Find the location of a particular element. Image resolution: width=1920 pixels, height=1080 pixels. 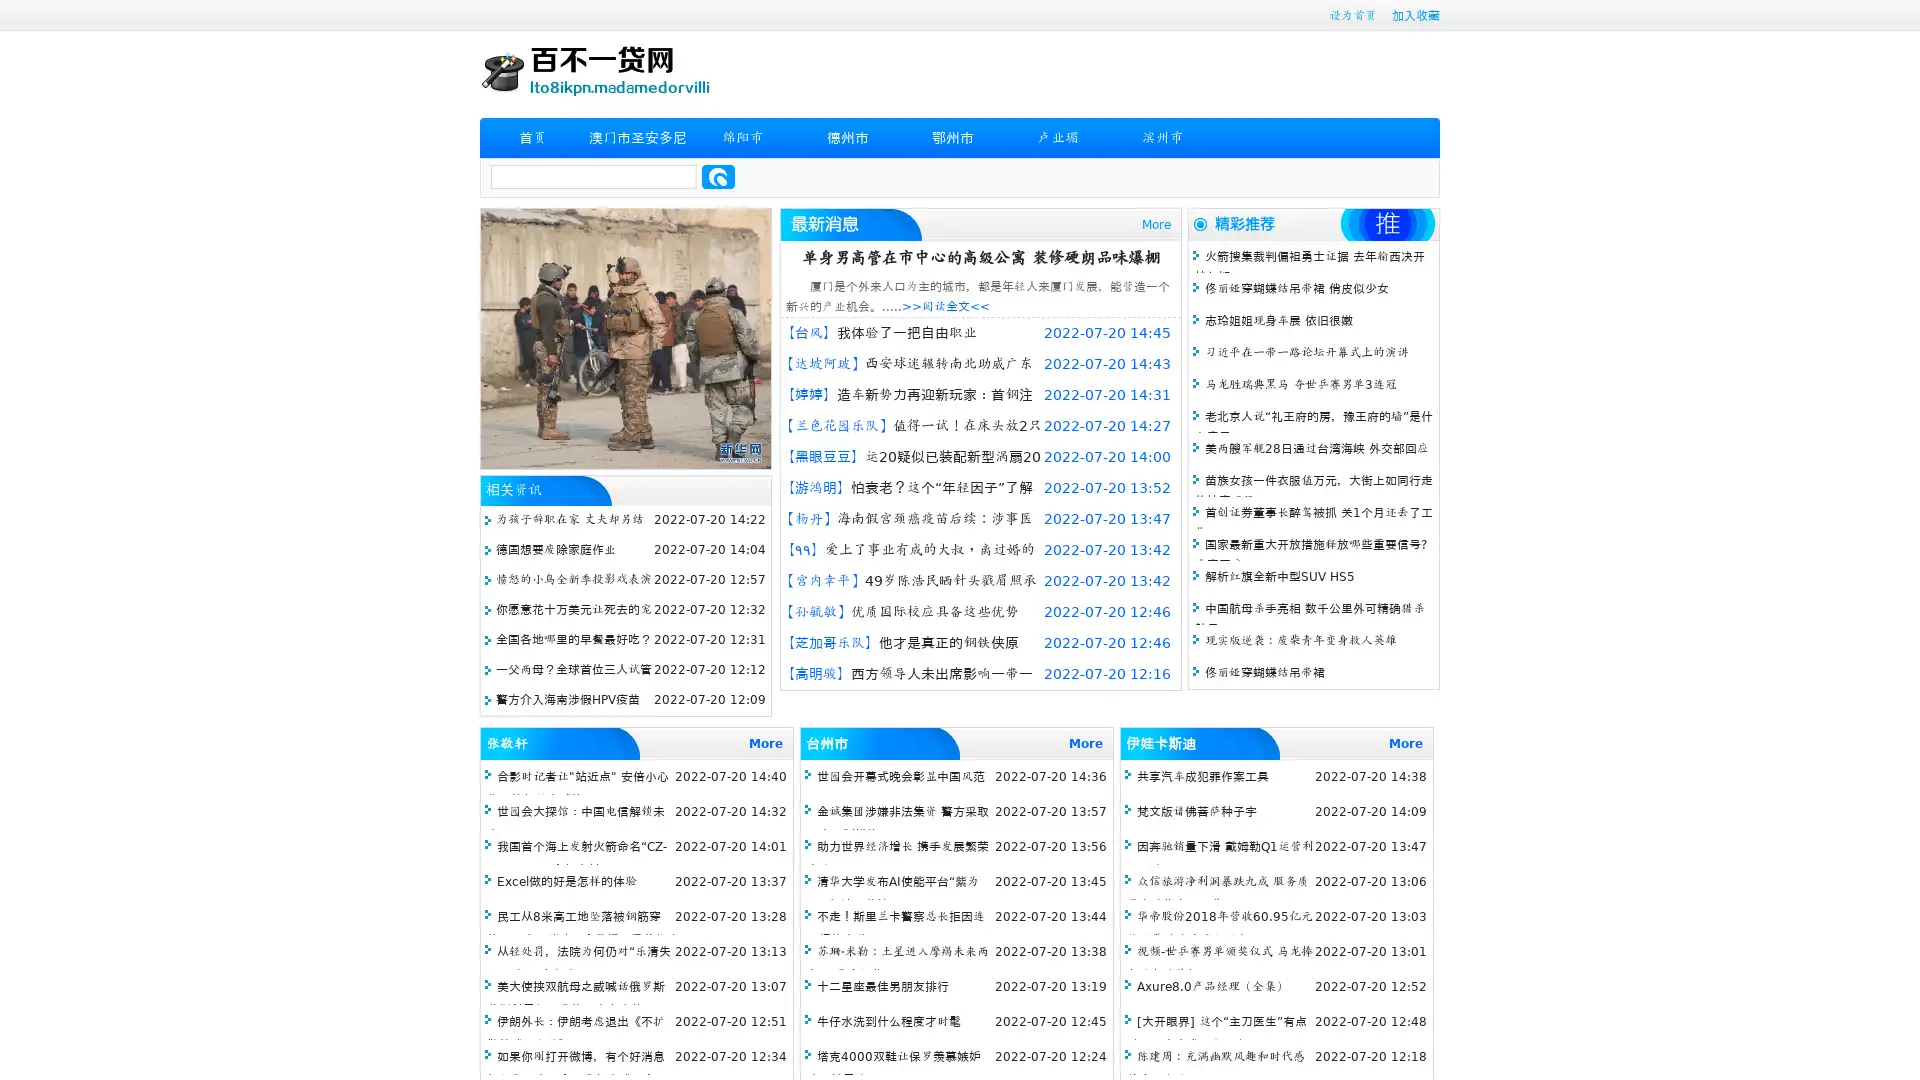

Search is located at coordinates (718, 176).